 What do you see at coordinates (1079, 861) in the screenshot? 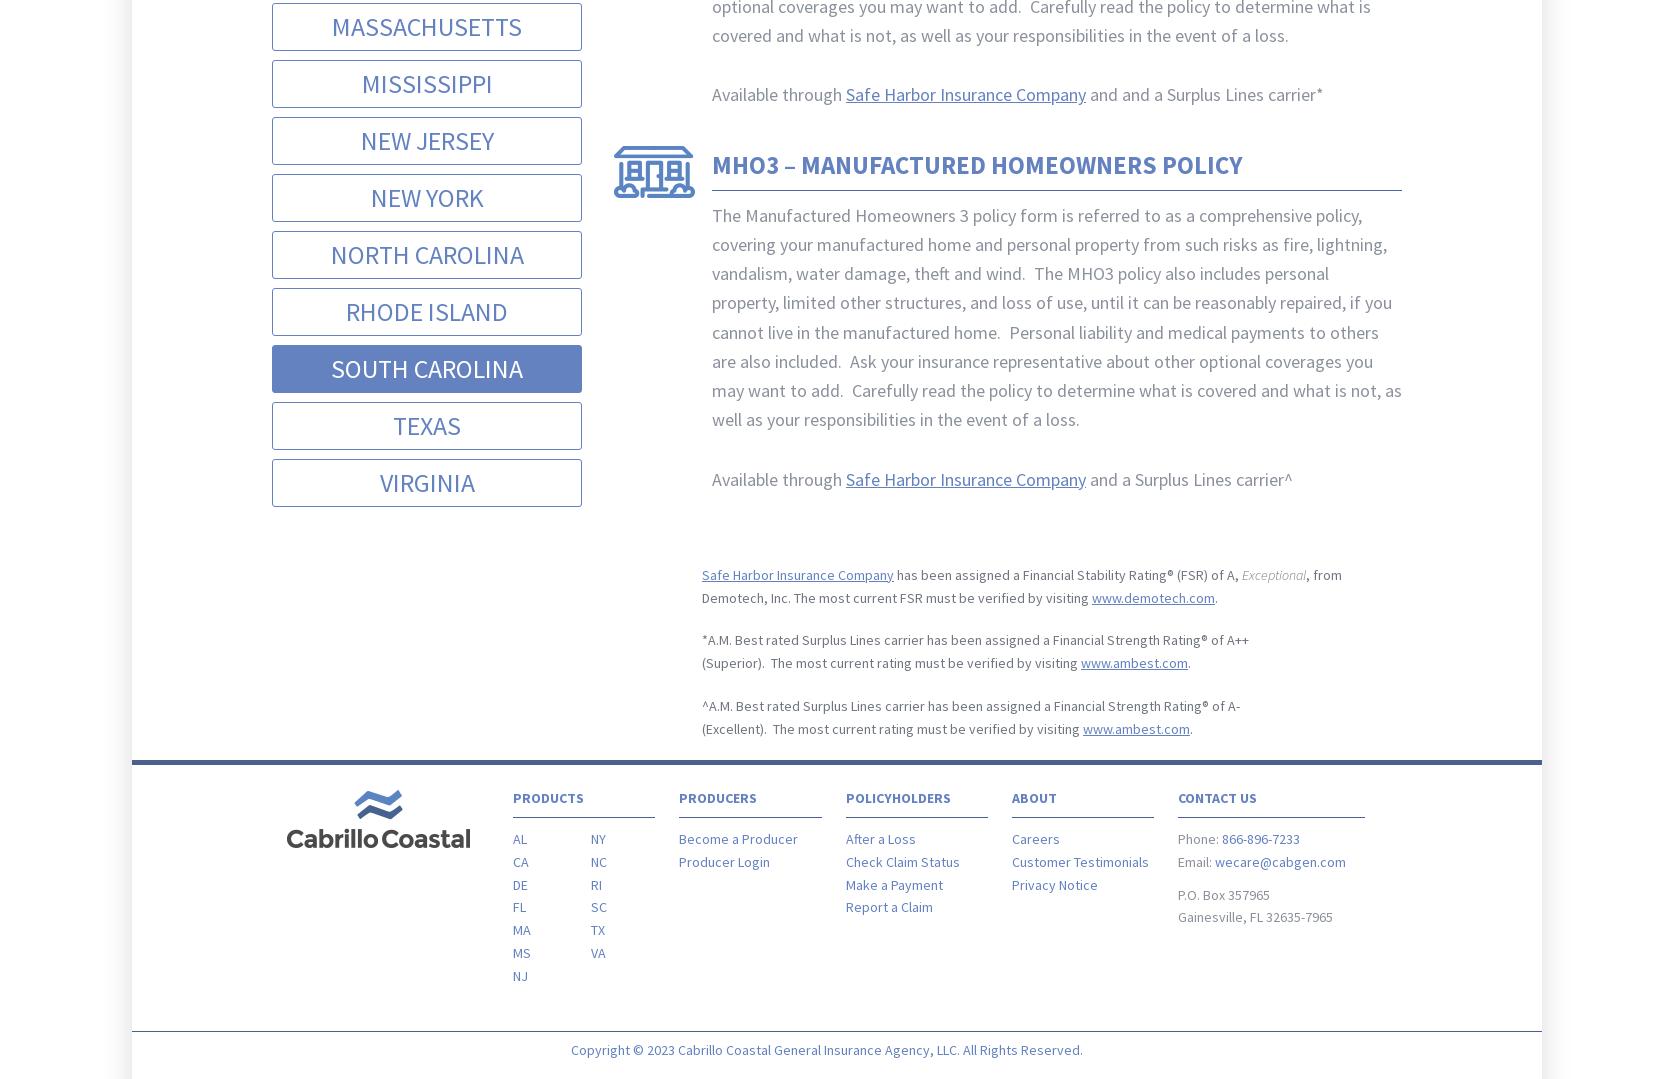
I see `'Customer Testimonials'` at bounding box center [1079, 861].